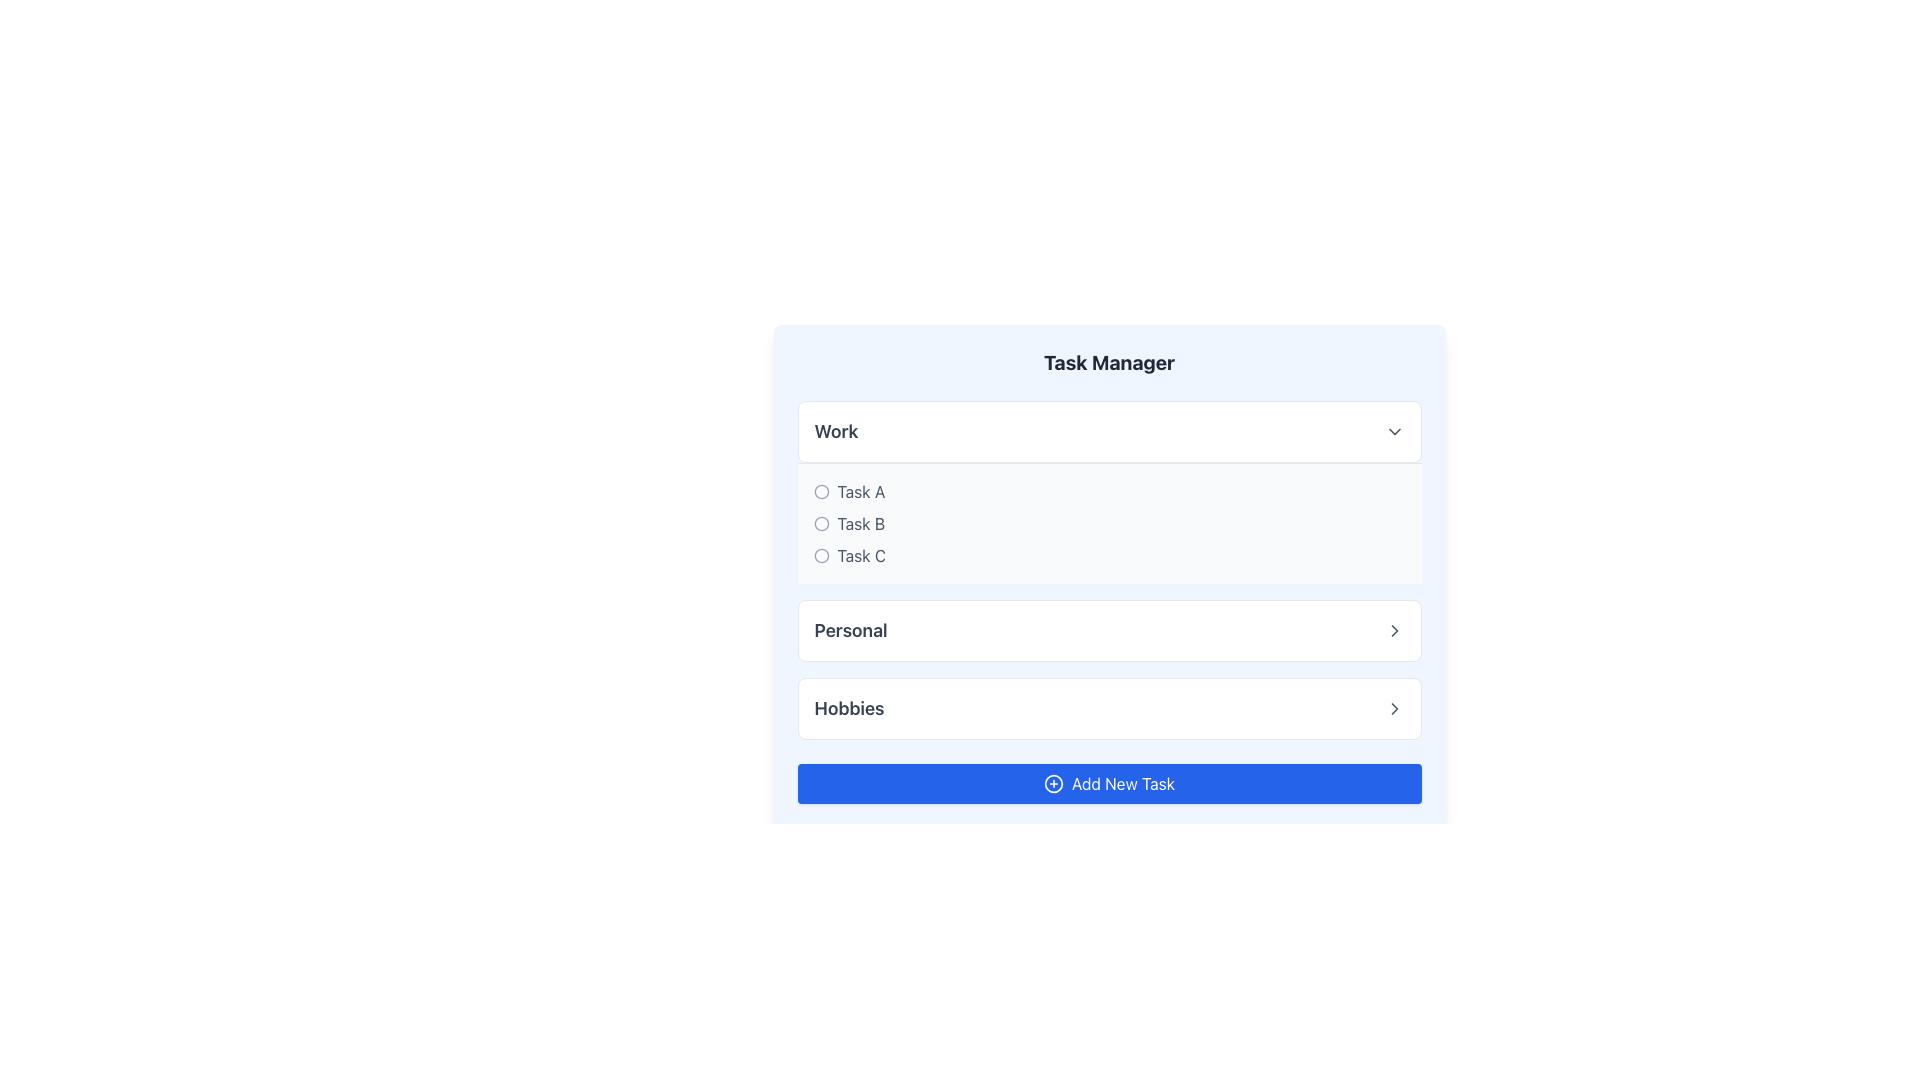 The height and width of the screenshot is (1080, 1920). I want to click on the radio button, so click(821, 555).